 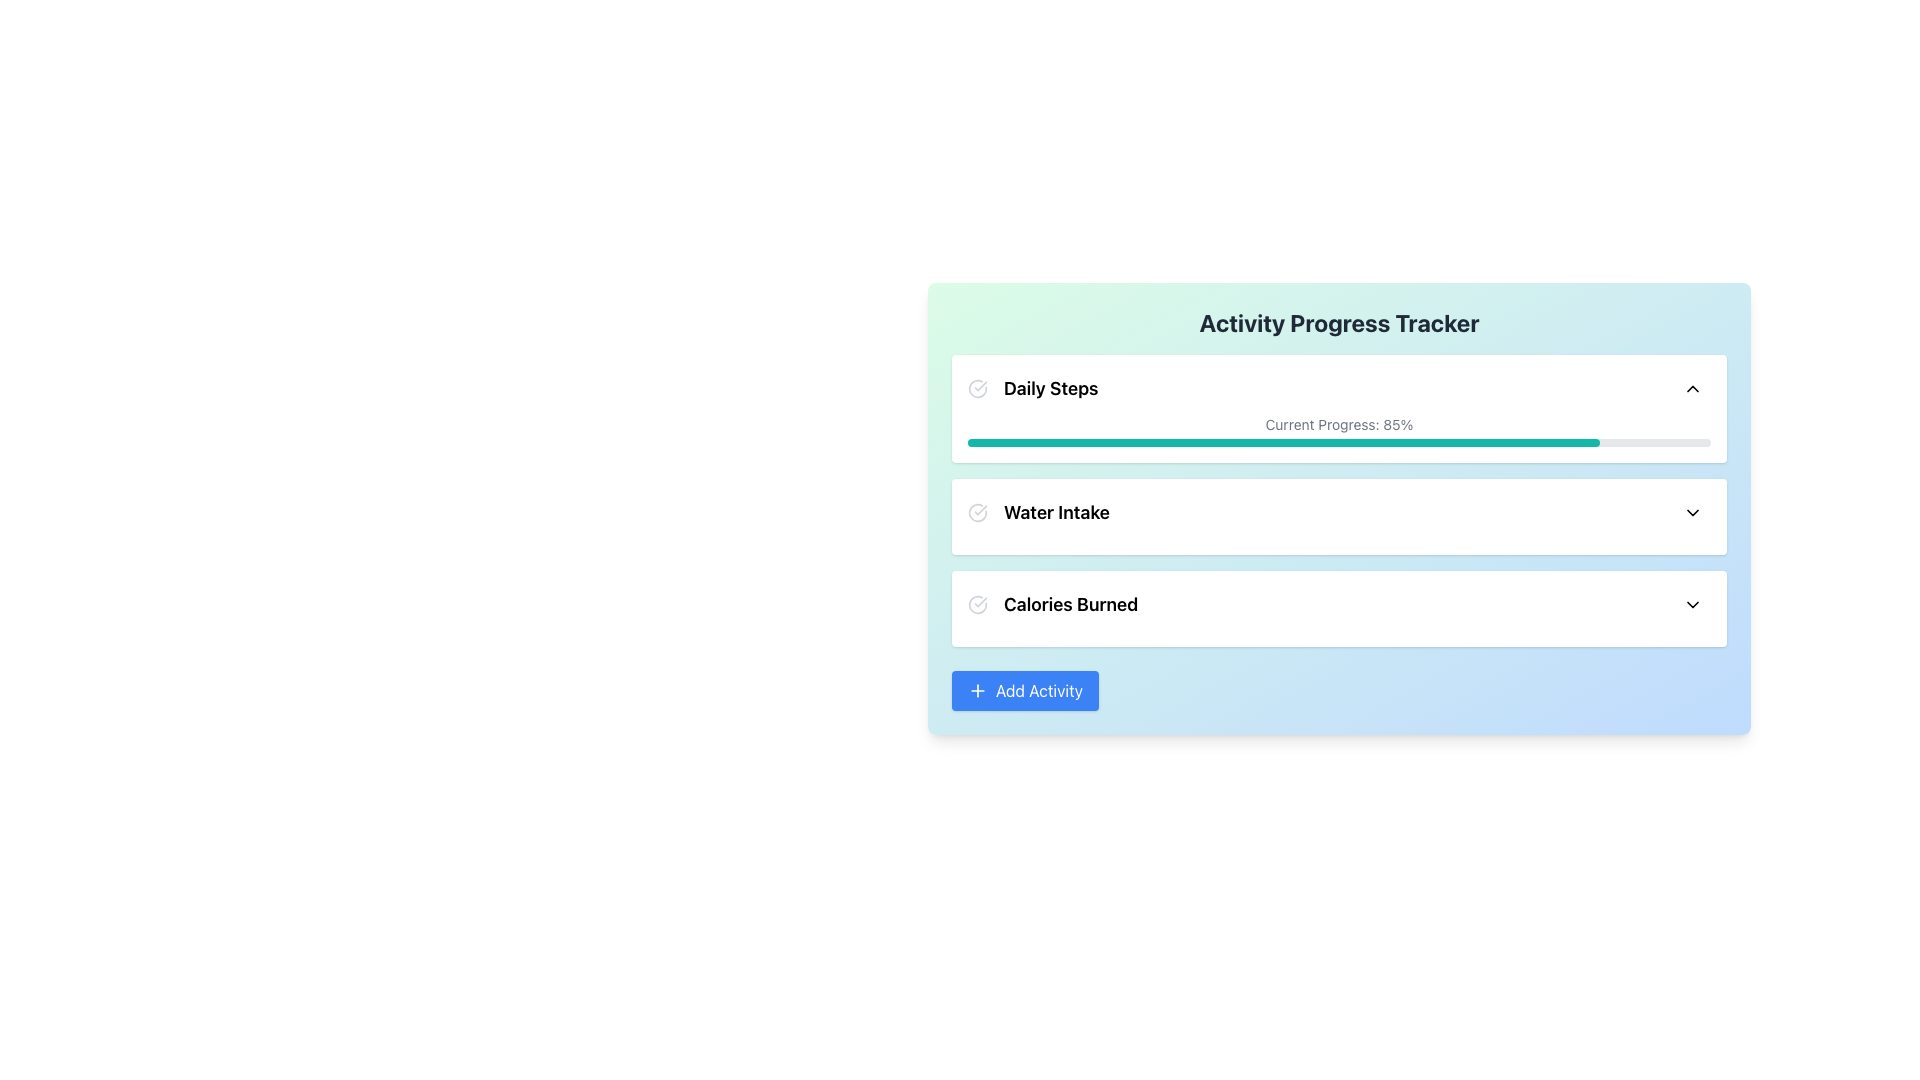 What do you see at coordinates (1055, 512) in the screenshot?
I see `the 'Water Intake' text label that serves as a heading for the activity segment, positioned to the right of a circular icon in the second row under the 'Activity Progress Tracker' heading` at bounding box center [1055, 512].